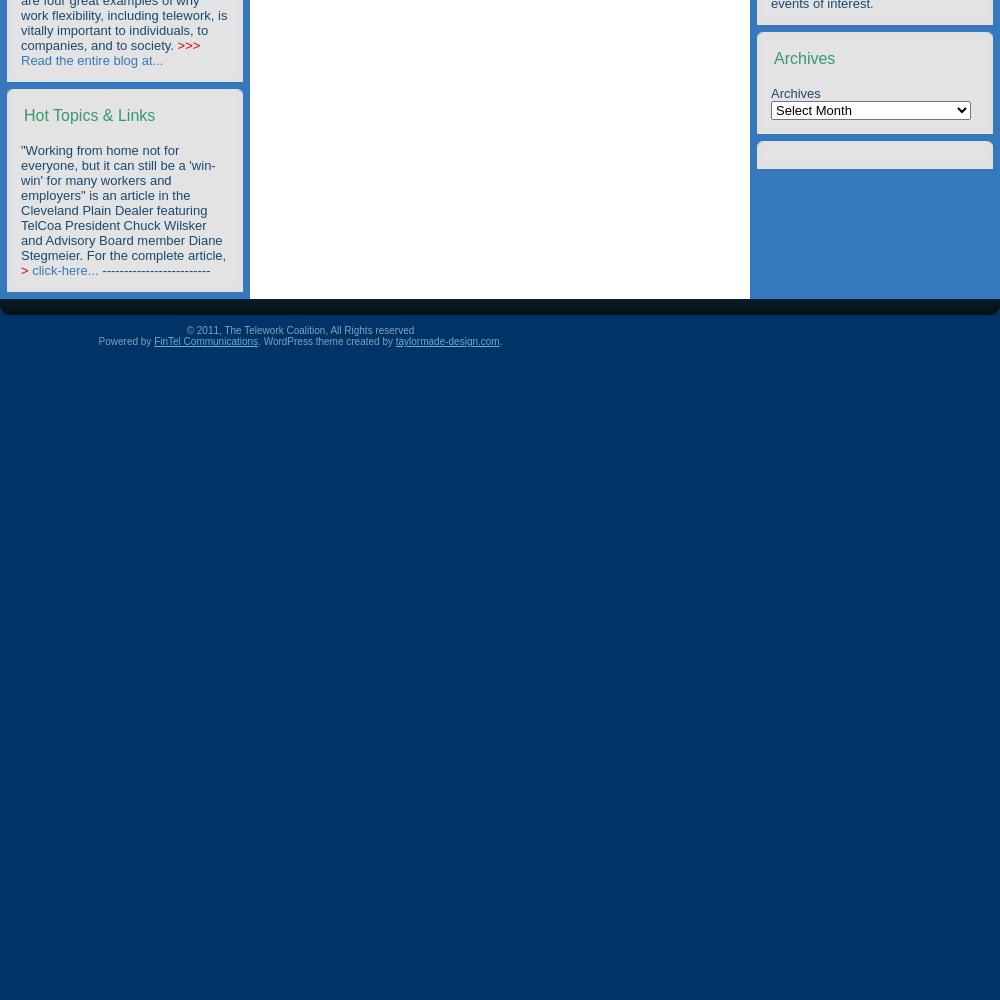  What do you see at coordinates (188, 45) in the screenshot?
I see `'>>>'` at bounding box center [188, 45].